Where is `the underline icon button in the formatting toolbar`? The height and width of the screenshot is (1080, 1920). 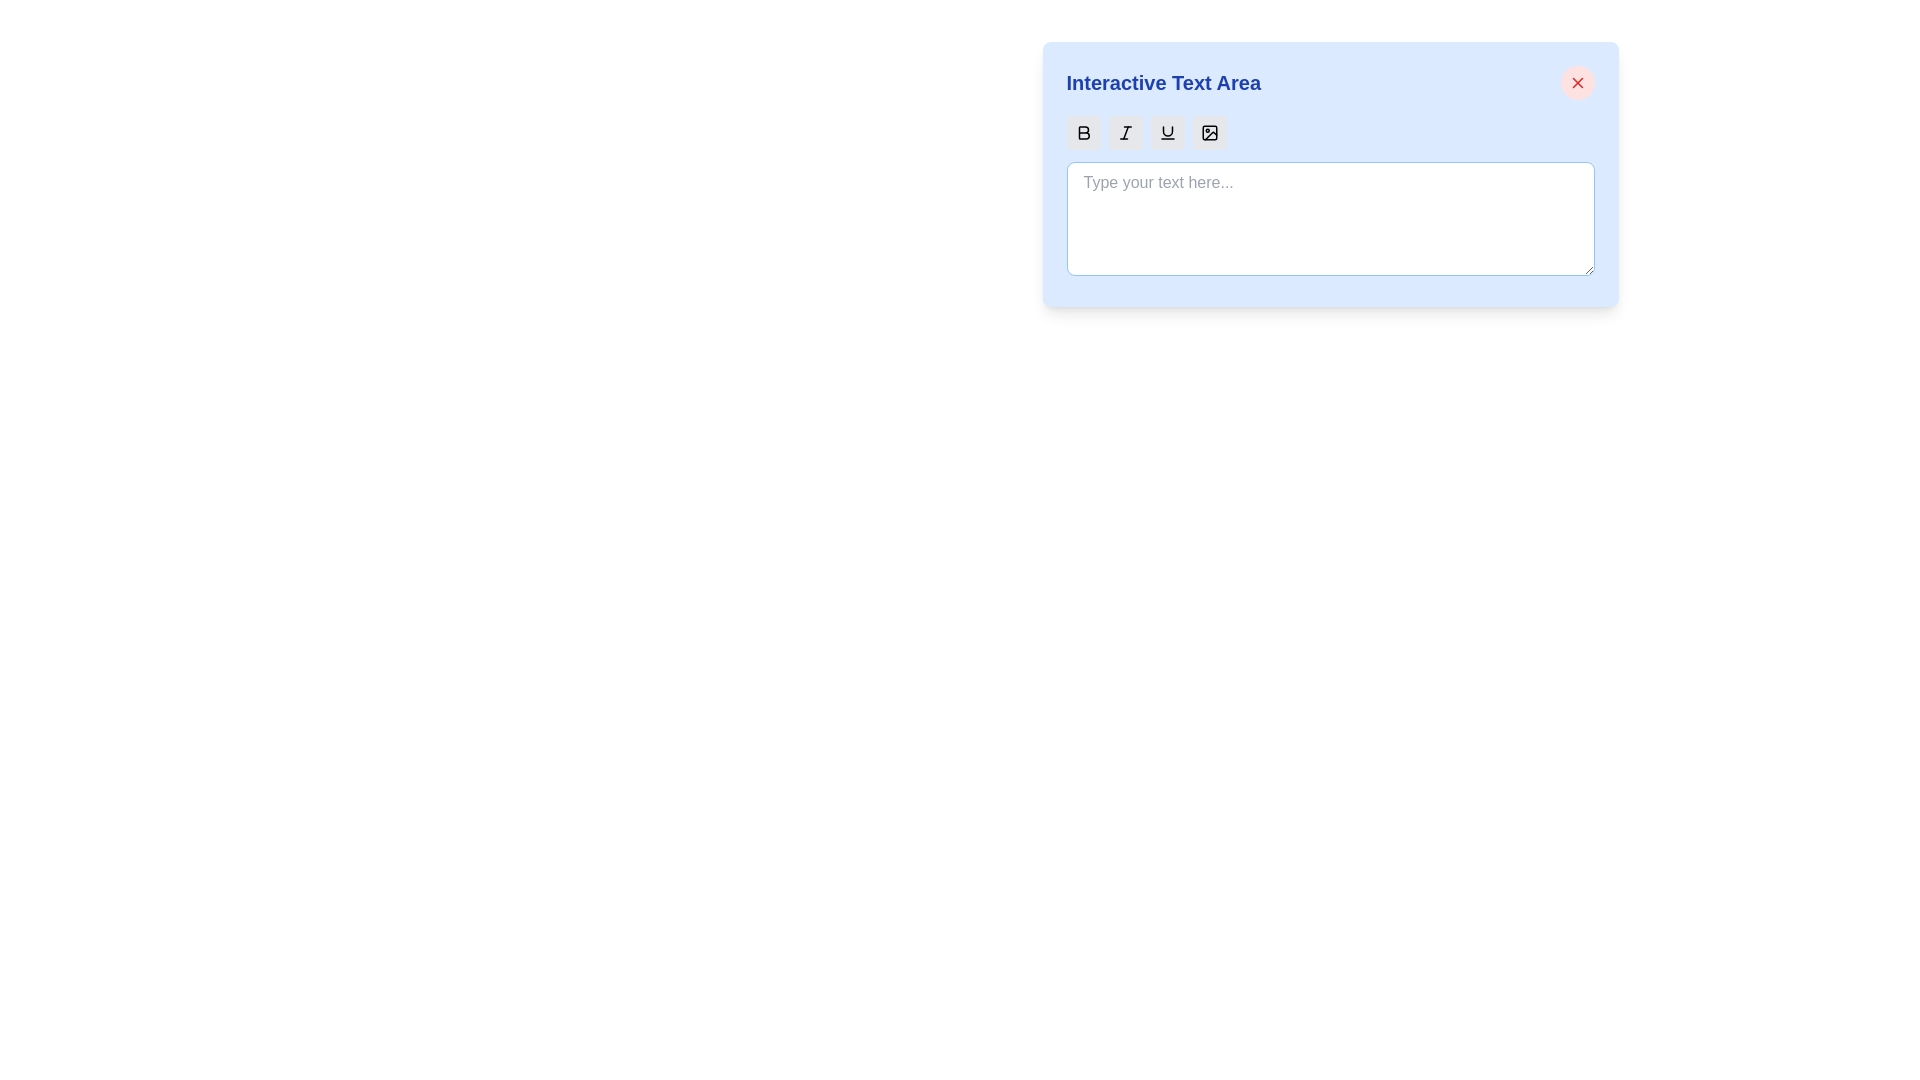 the underline icon button in the formatting toolbar is located at coordinates (1167, 132).